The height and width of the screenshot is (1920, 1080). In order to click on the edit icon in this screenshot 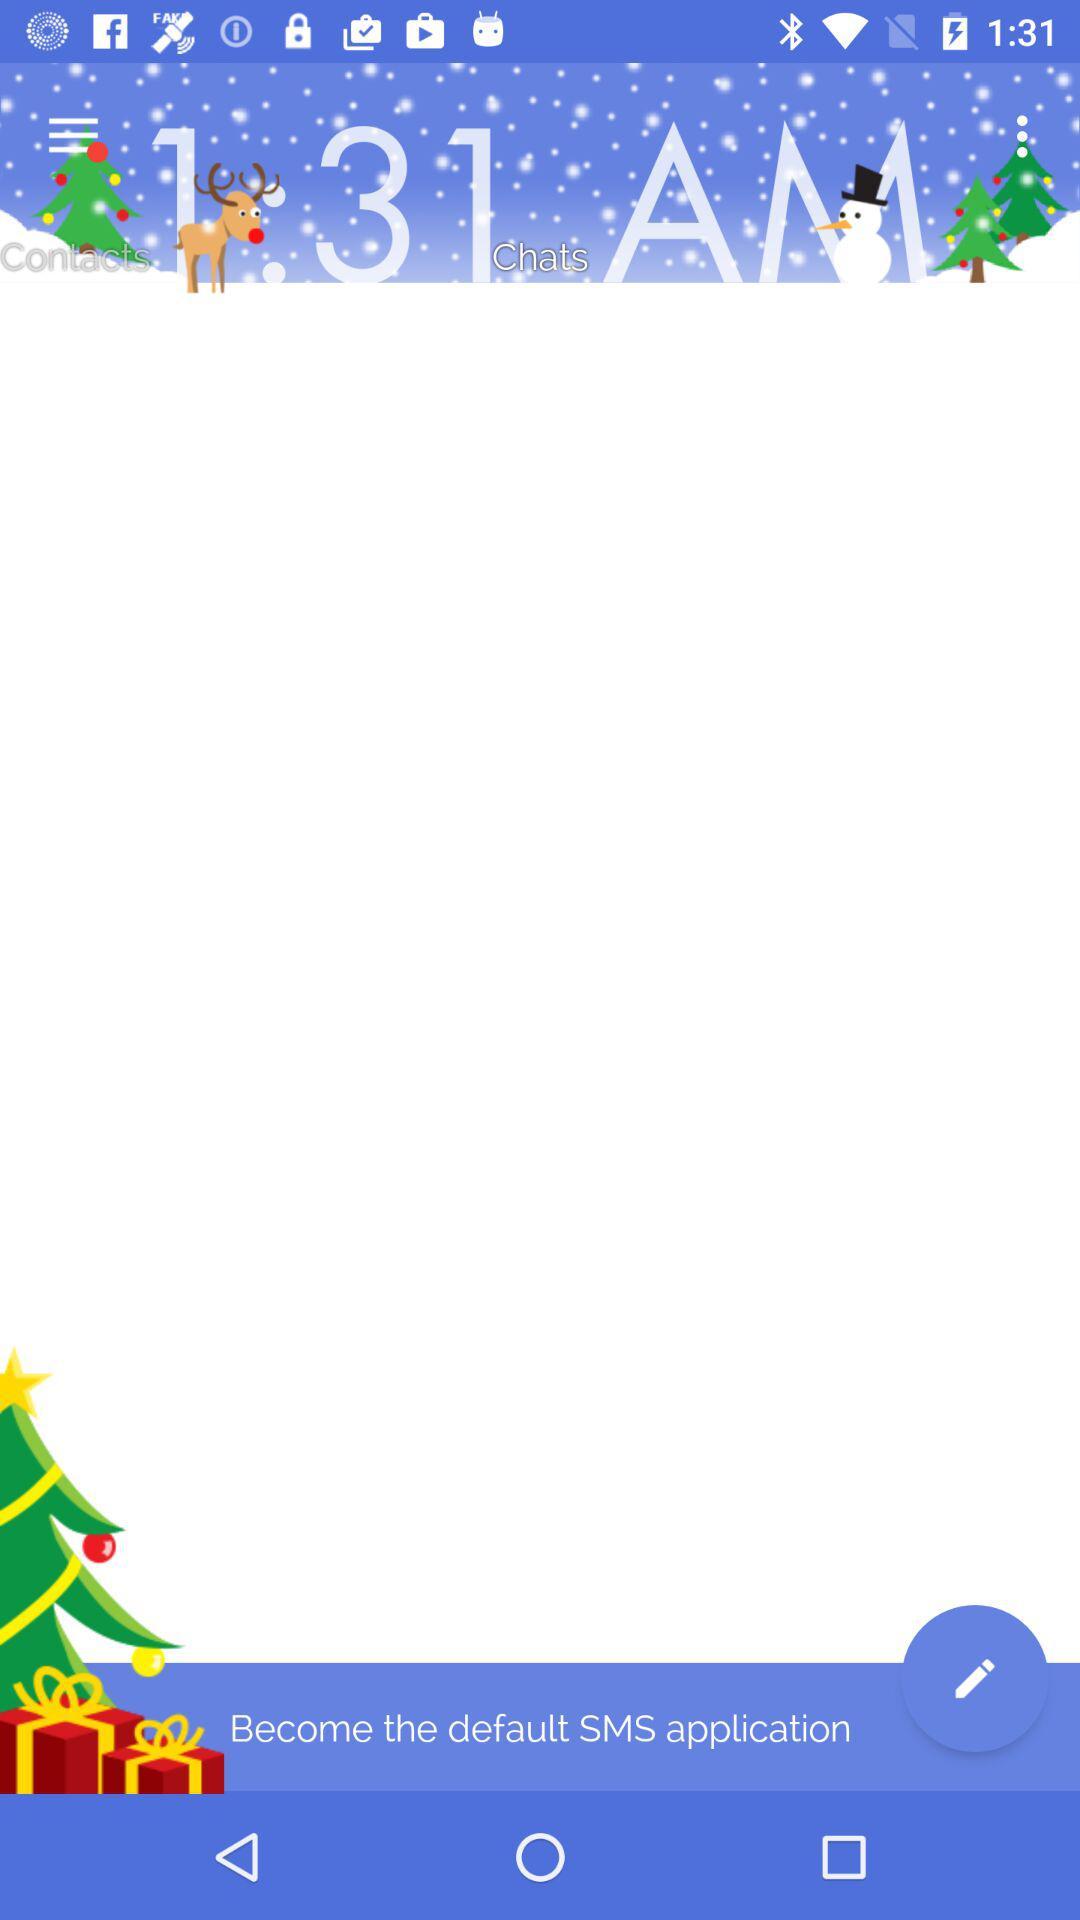, I will do `click(974, 1678)`.